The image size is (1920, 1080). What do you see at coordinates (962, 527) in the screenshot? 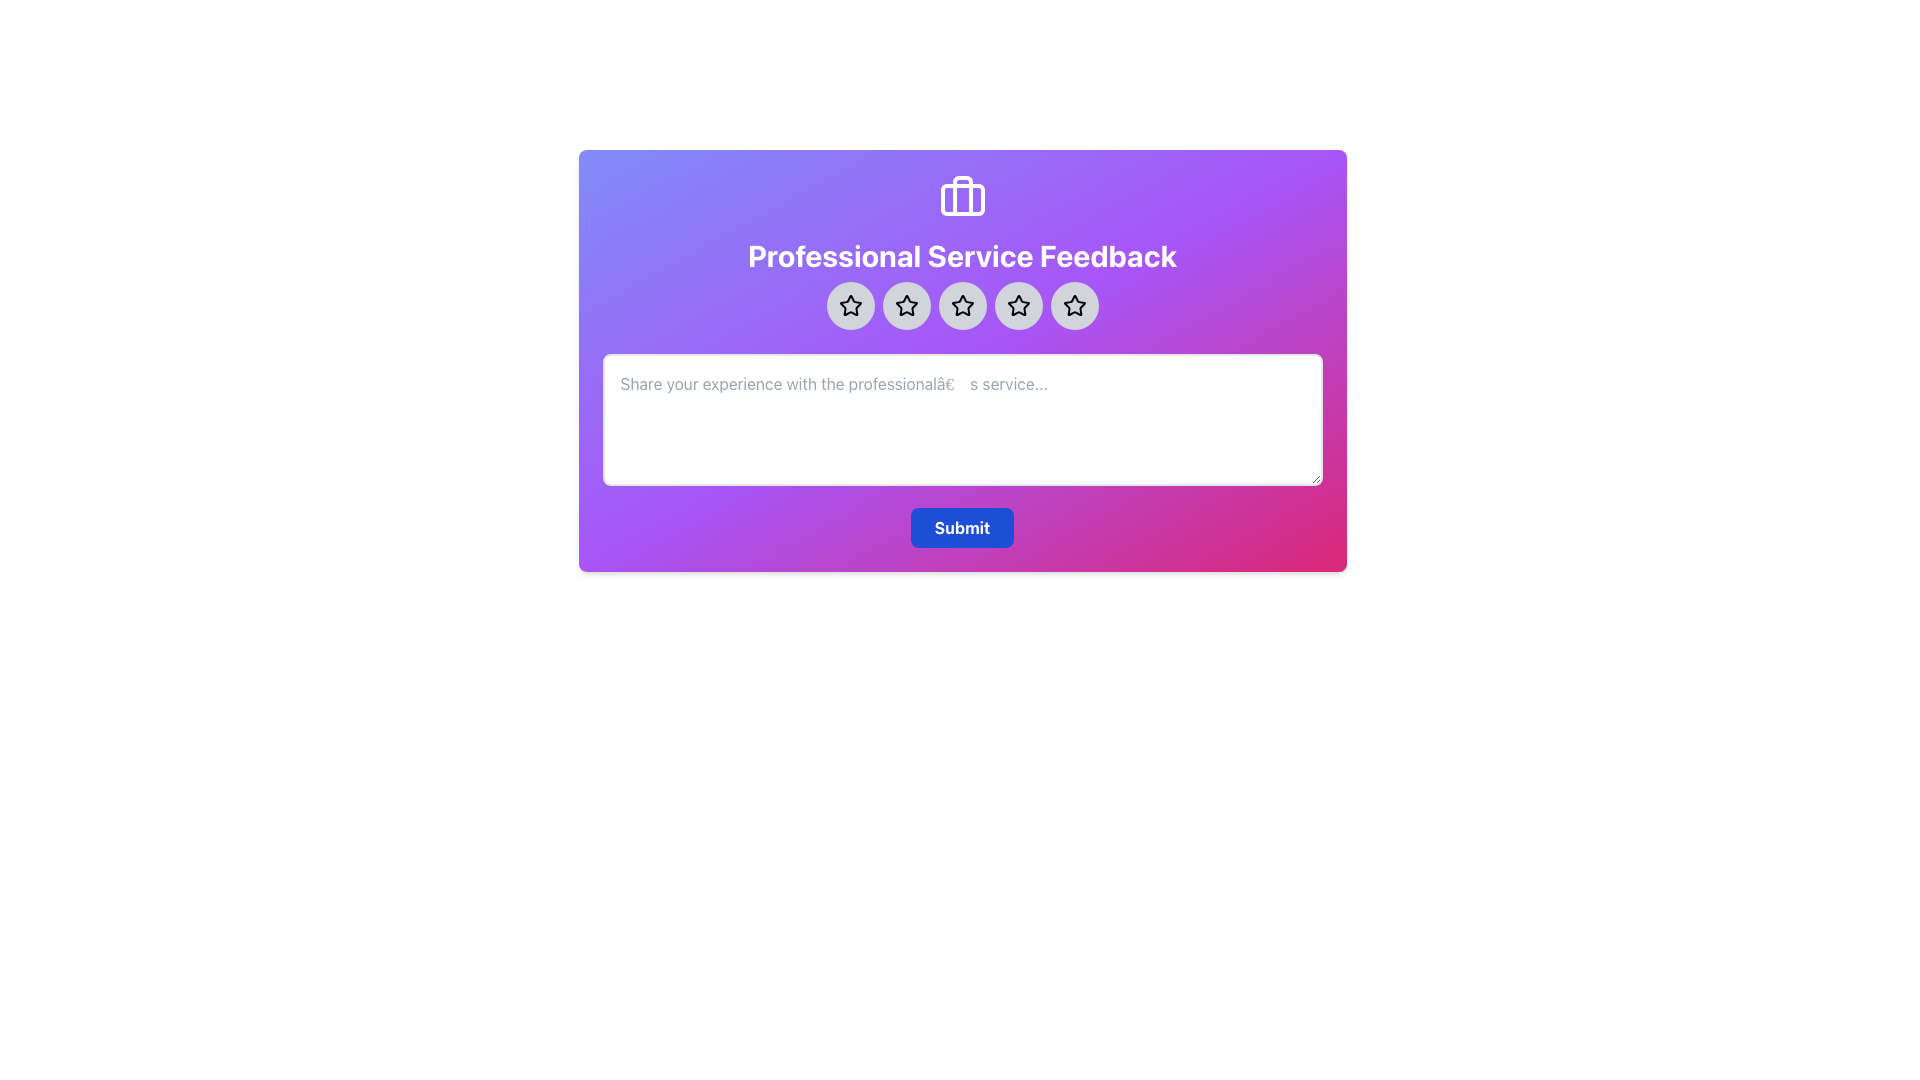
I see `the feedback submission button located at the bottom center of the 'Professional Service Feedback' card to observe the color change in its hover state` at bounding box center [962, 527].